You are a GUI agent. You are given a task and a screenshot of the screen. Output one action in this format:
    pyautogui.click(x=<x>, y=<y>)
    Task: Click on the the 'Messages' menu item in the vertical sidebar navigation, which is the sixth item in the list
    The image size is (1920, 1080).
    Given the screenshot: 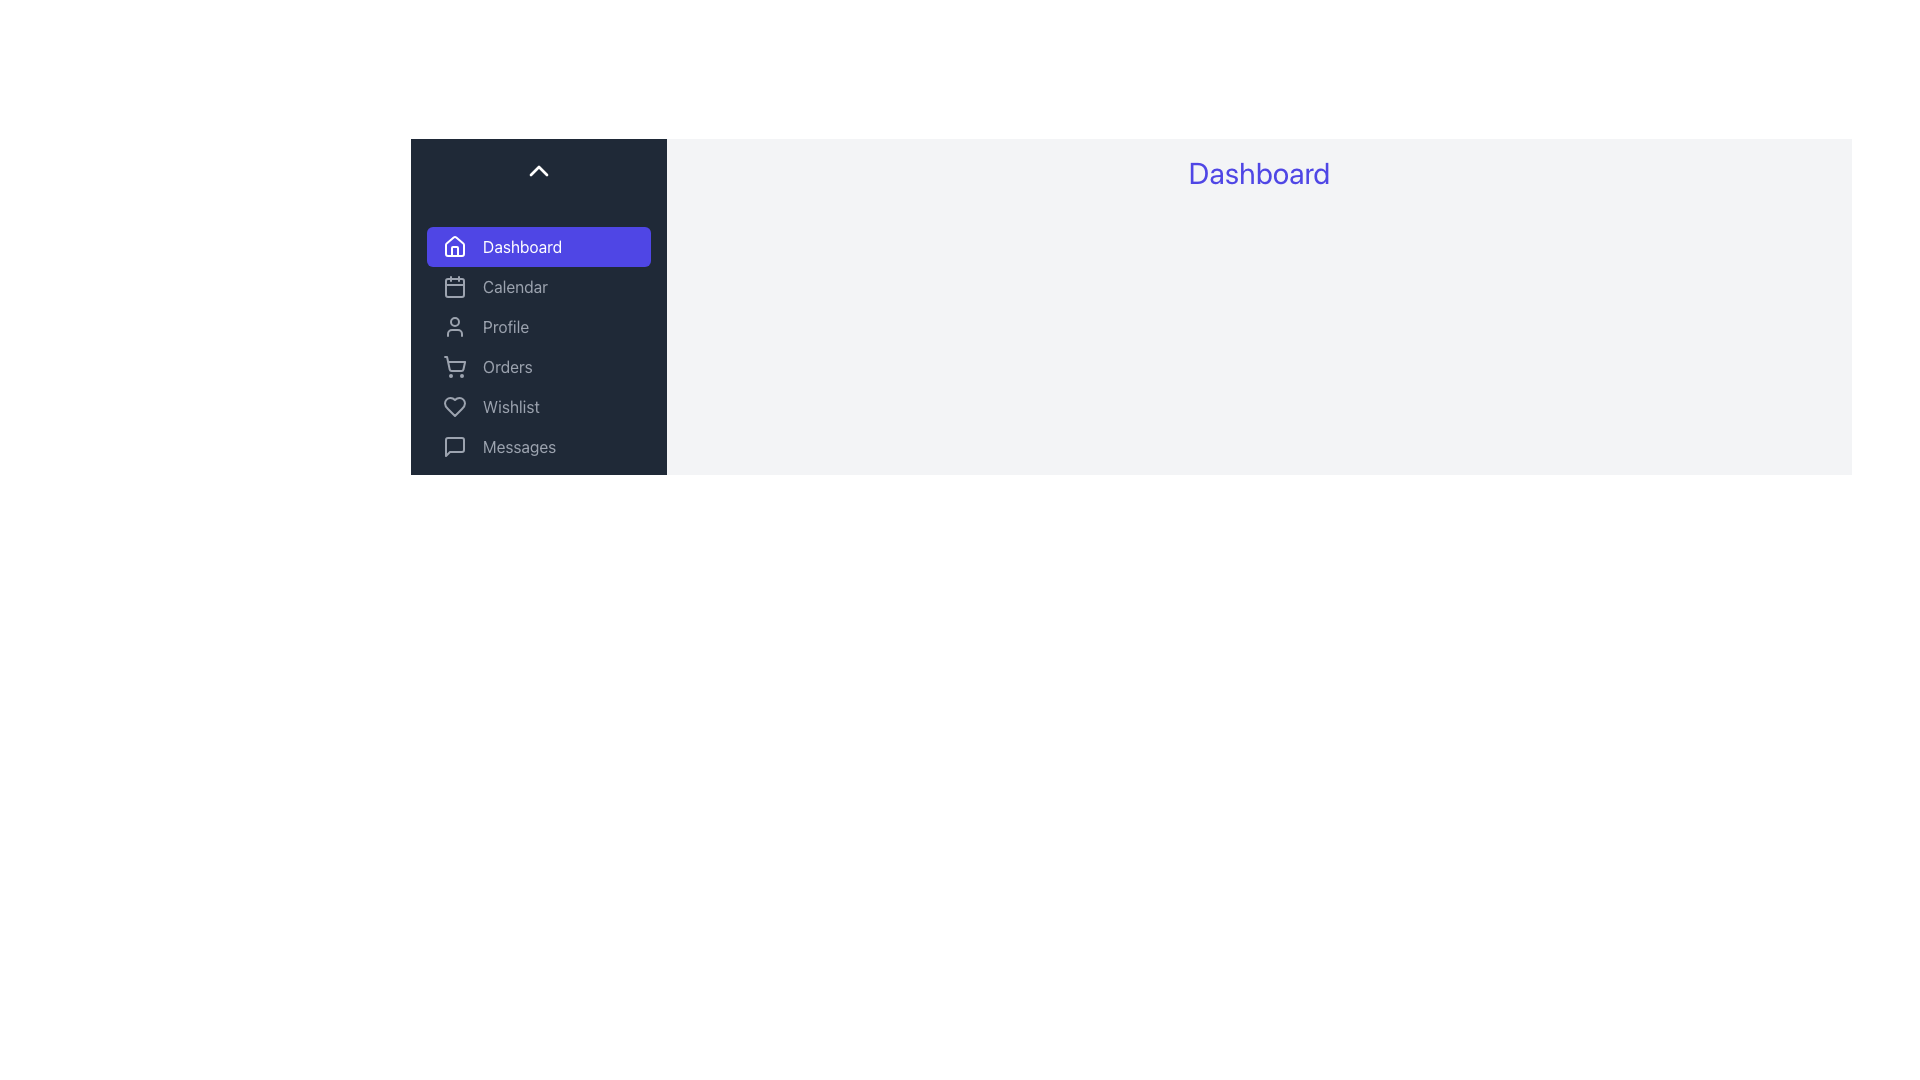 What is the action you would take?
    pyautogui.click(x=538, y=446)
    